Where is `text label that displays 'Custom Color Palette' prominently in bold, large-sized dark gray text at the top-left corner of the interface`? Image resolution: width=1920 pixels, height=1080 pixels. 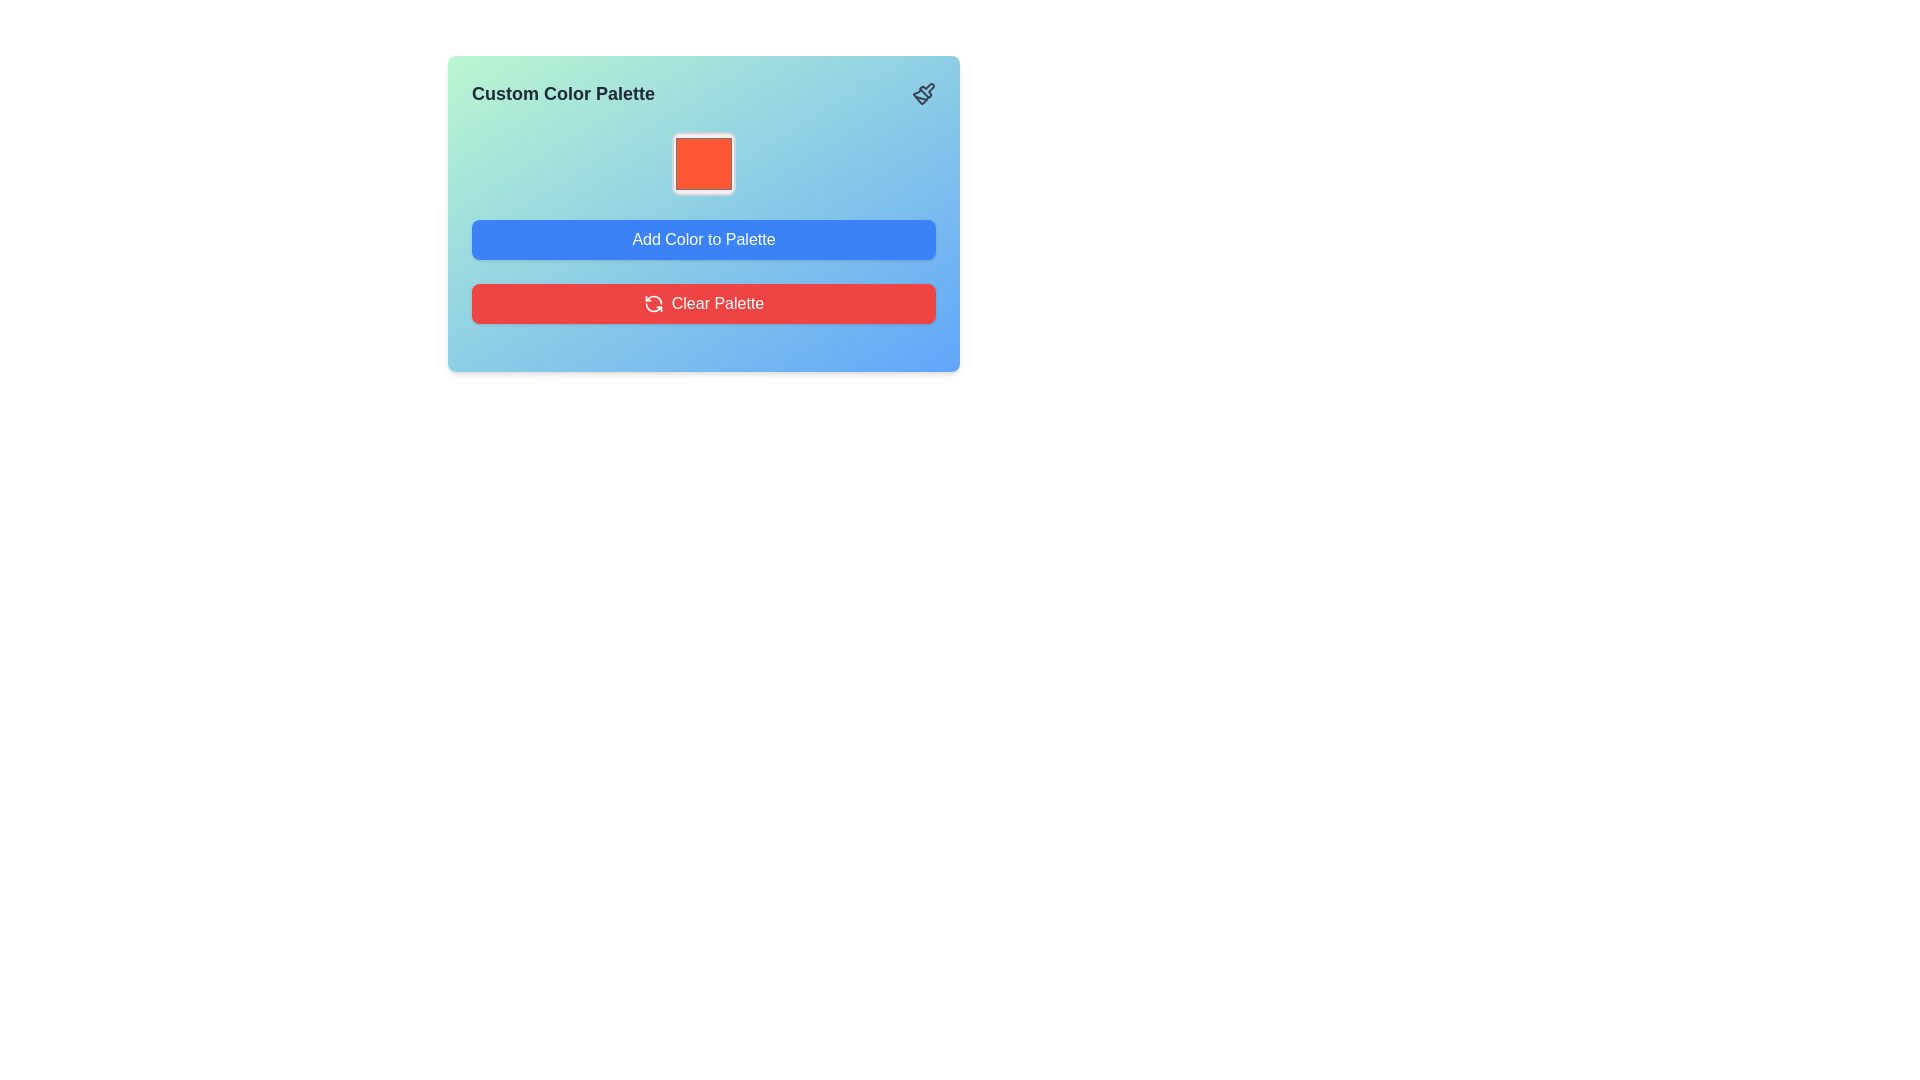
text label that displays 'Custom Color Palette' prominently in bold, large-sized dark gray text at the top-left corner of the interface is located at coordinates (562, 93).